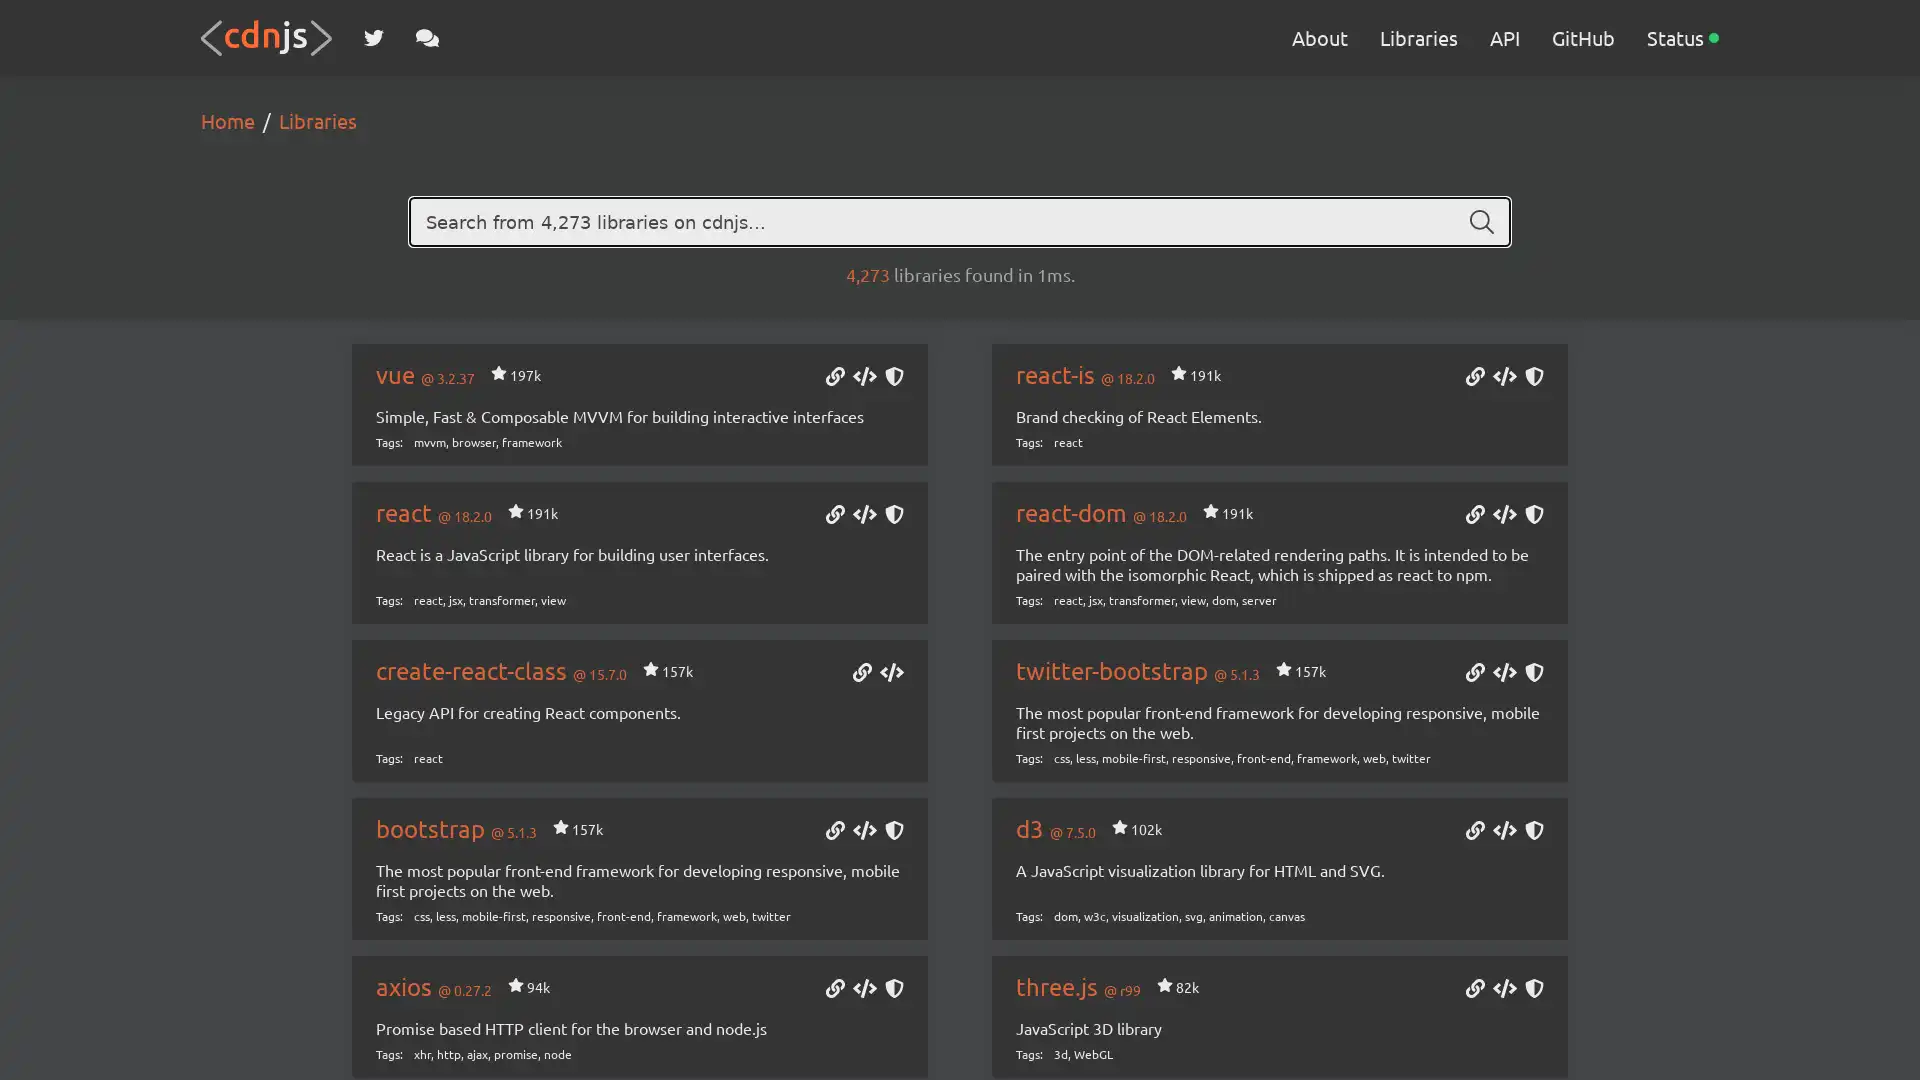  What do you see at coordinates (834, 378) in the screenshot?
I see `Copy URL` at bounding box center [834, 378].